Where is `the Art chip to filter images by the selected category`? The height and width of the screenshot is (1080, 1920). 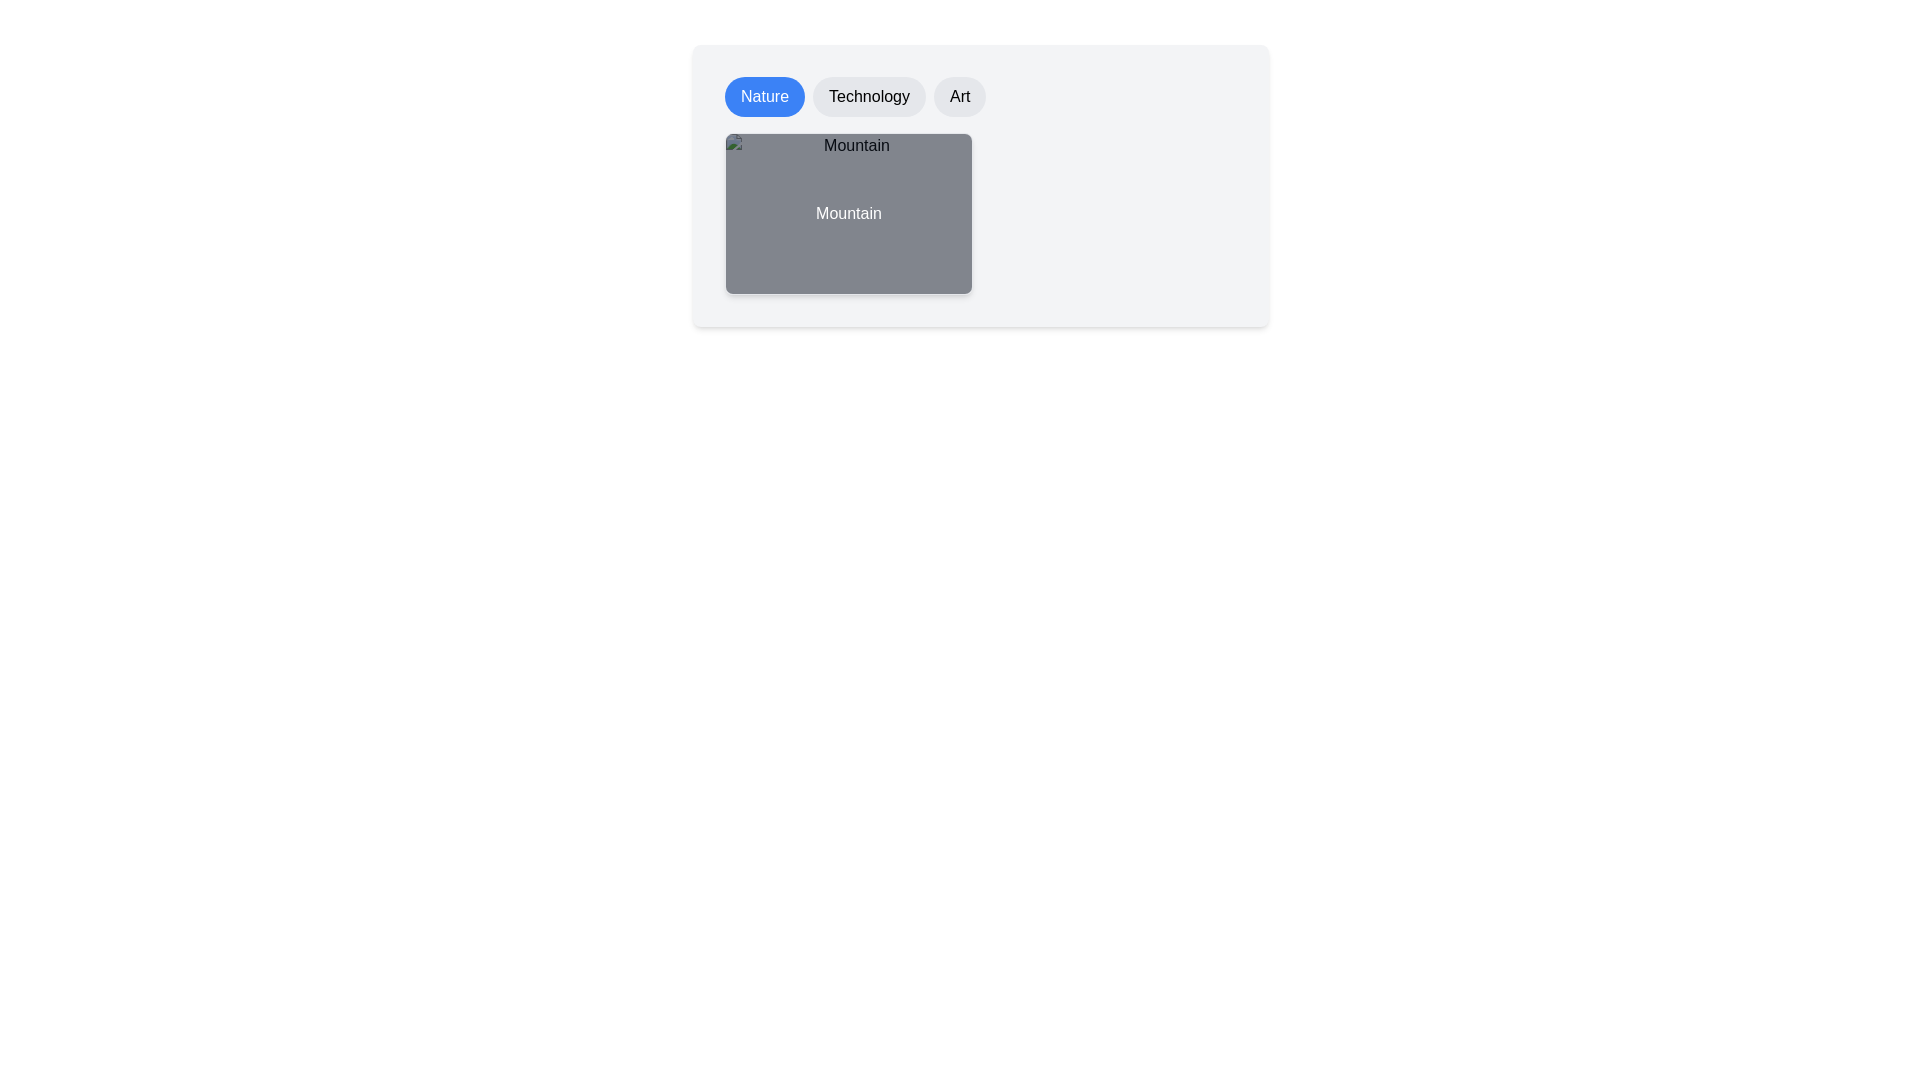
the Art chip to filter images by the selected category is located at coordinates (960, 96).